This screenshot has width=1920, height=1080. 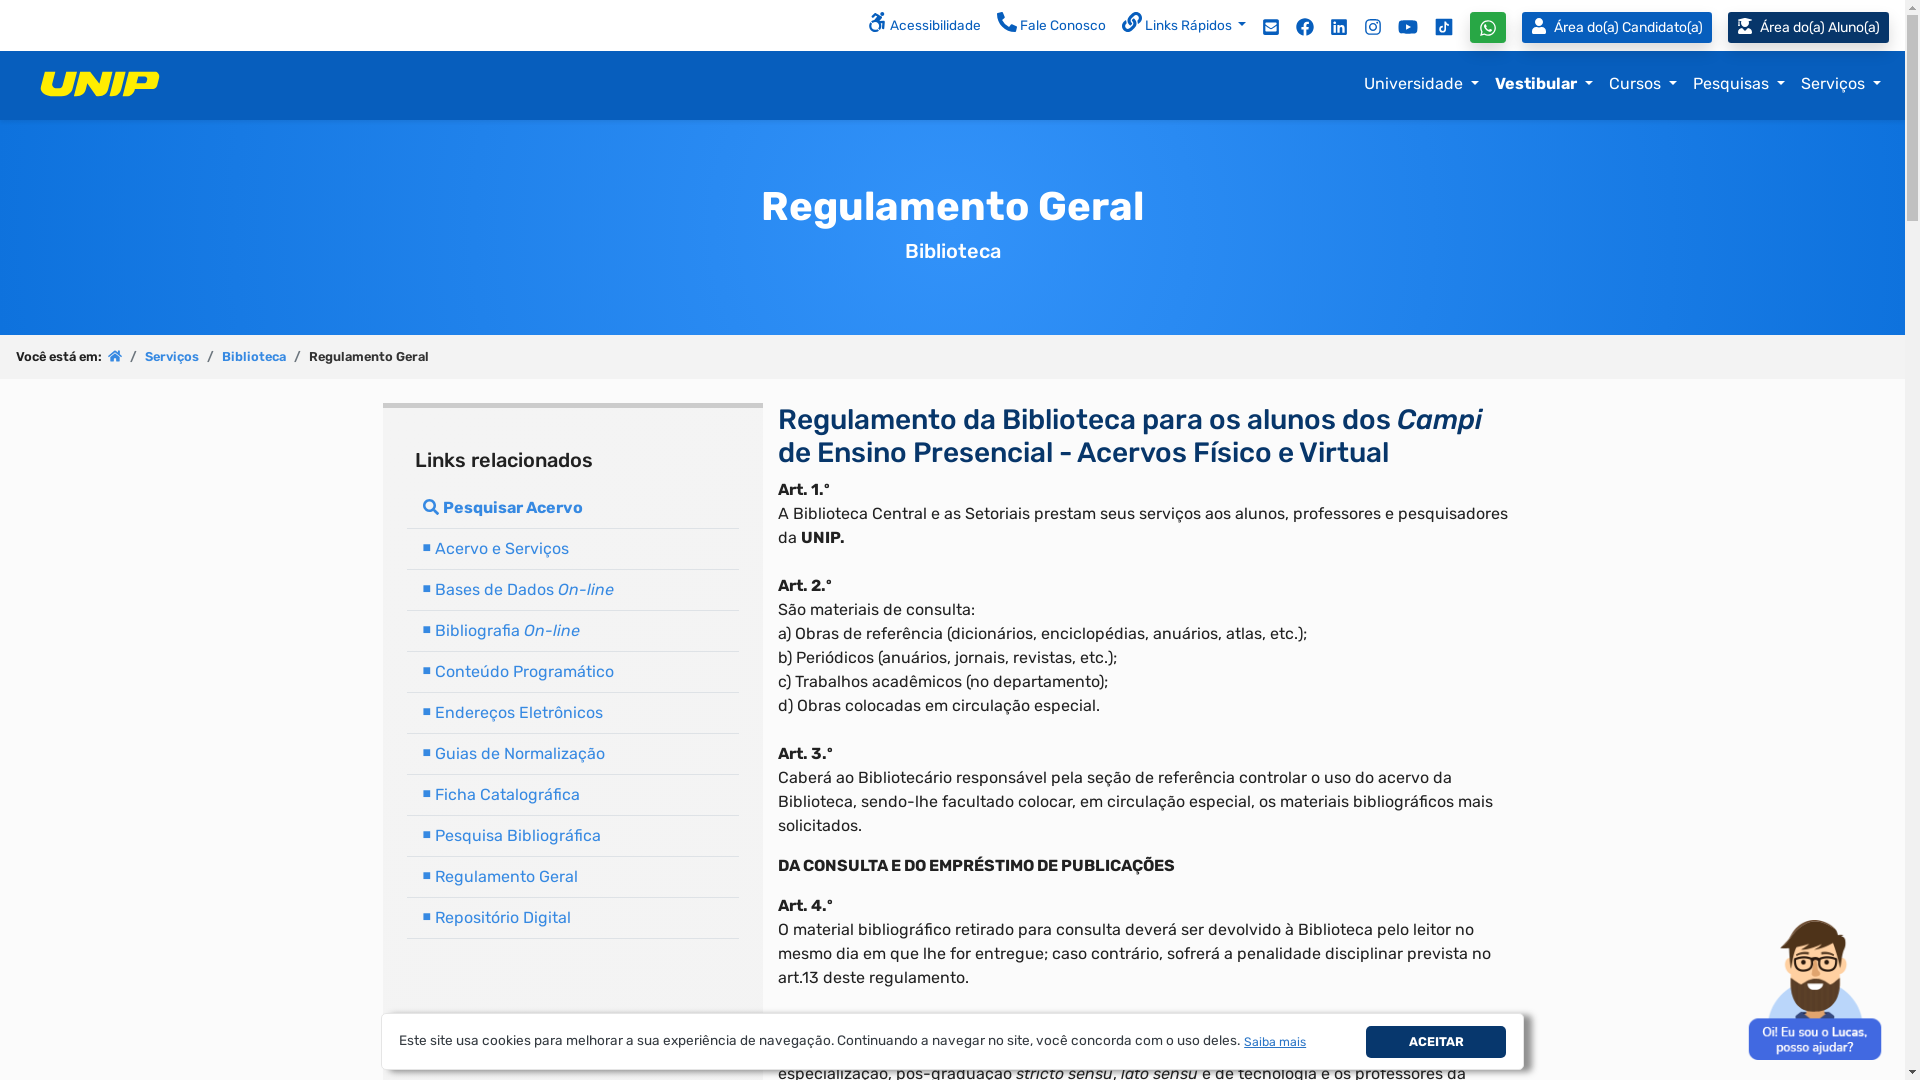 What do you see at coordinates (1420, 83) in the screenshot?
I see `'Universidade'` at bounding box center [1420, 83].